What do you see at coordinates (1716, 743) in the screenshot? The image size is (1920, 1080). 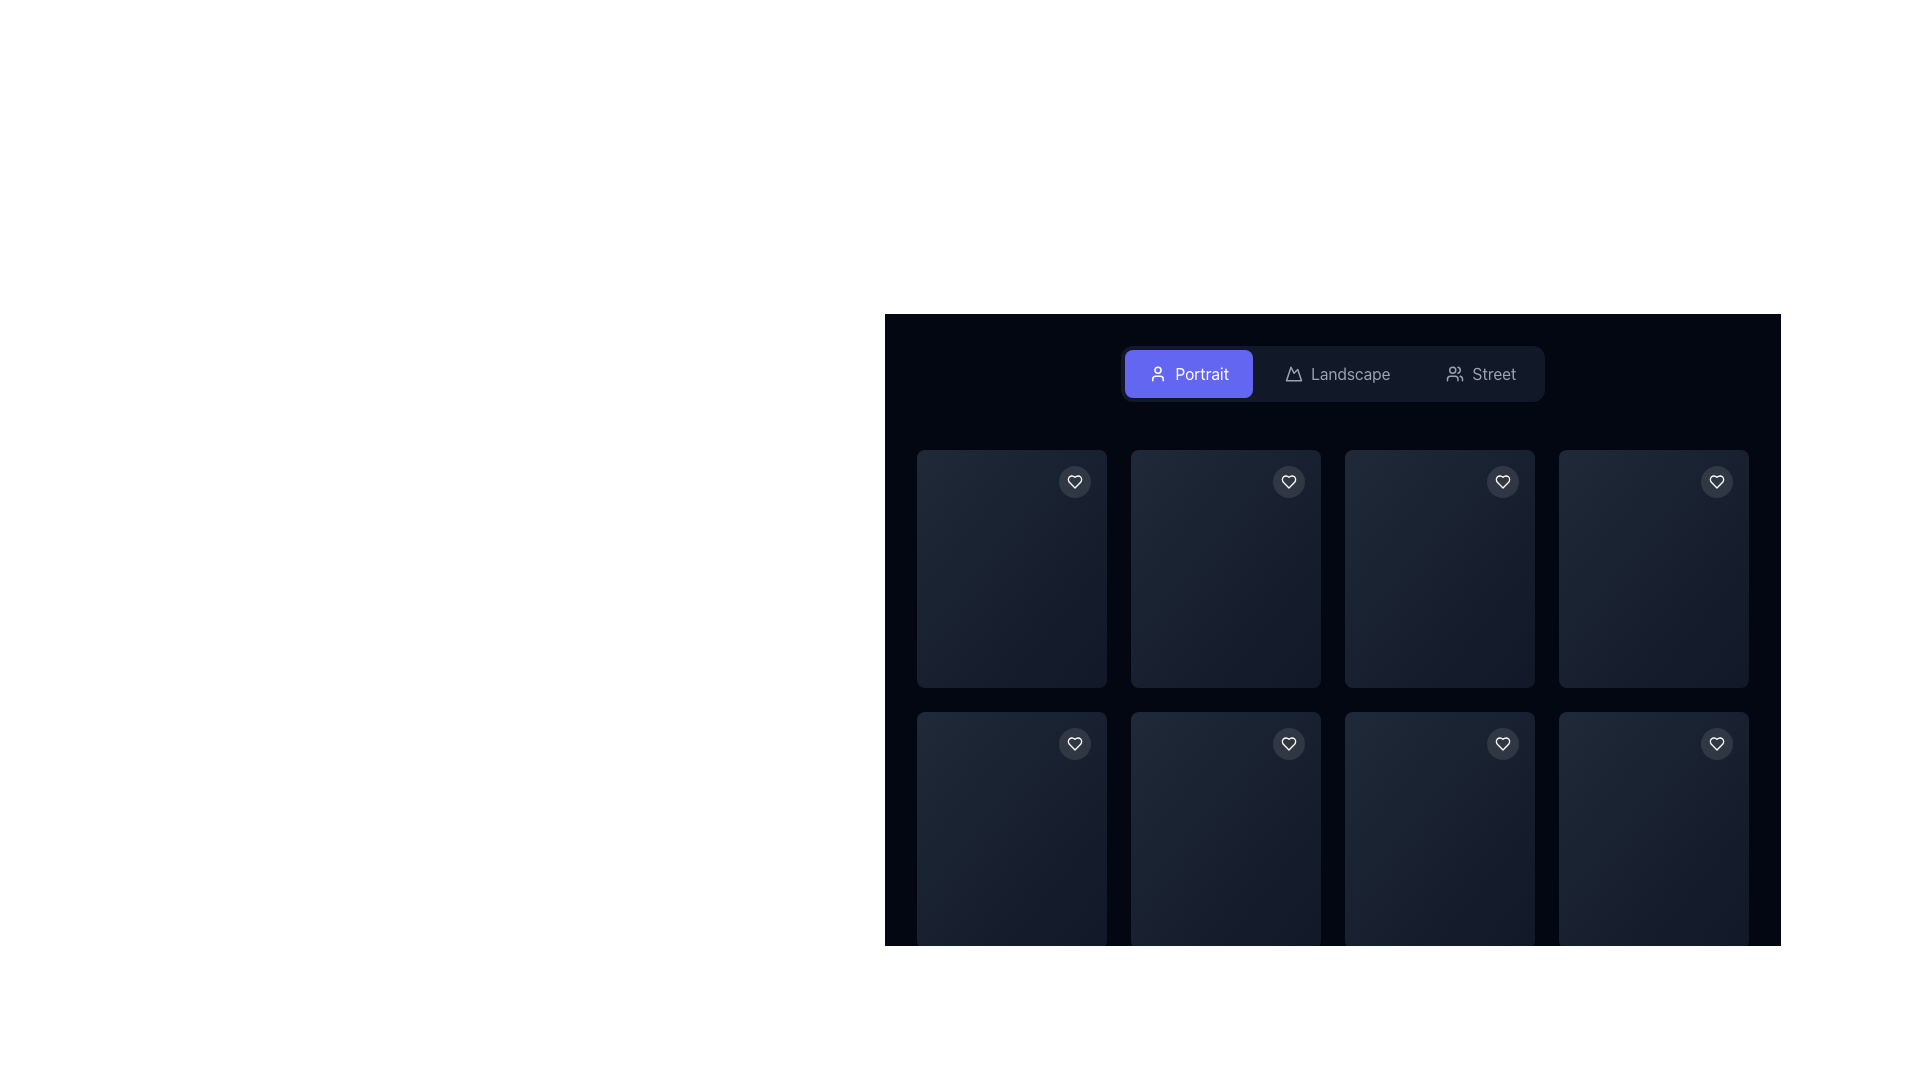 I see `the favorite button located at the top-right corner of the grid card in the fourth column of the last row` at bounding box center [1716, 743].